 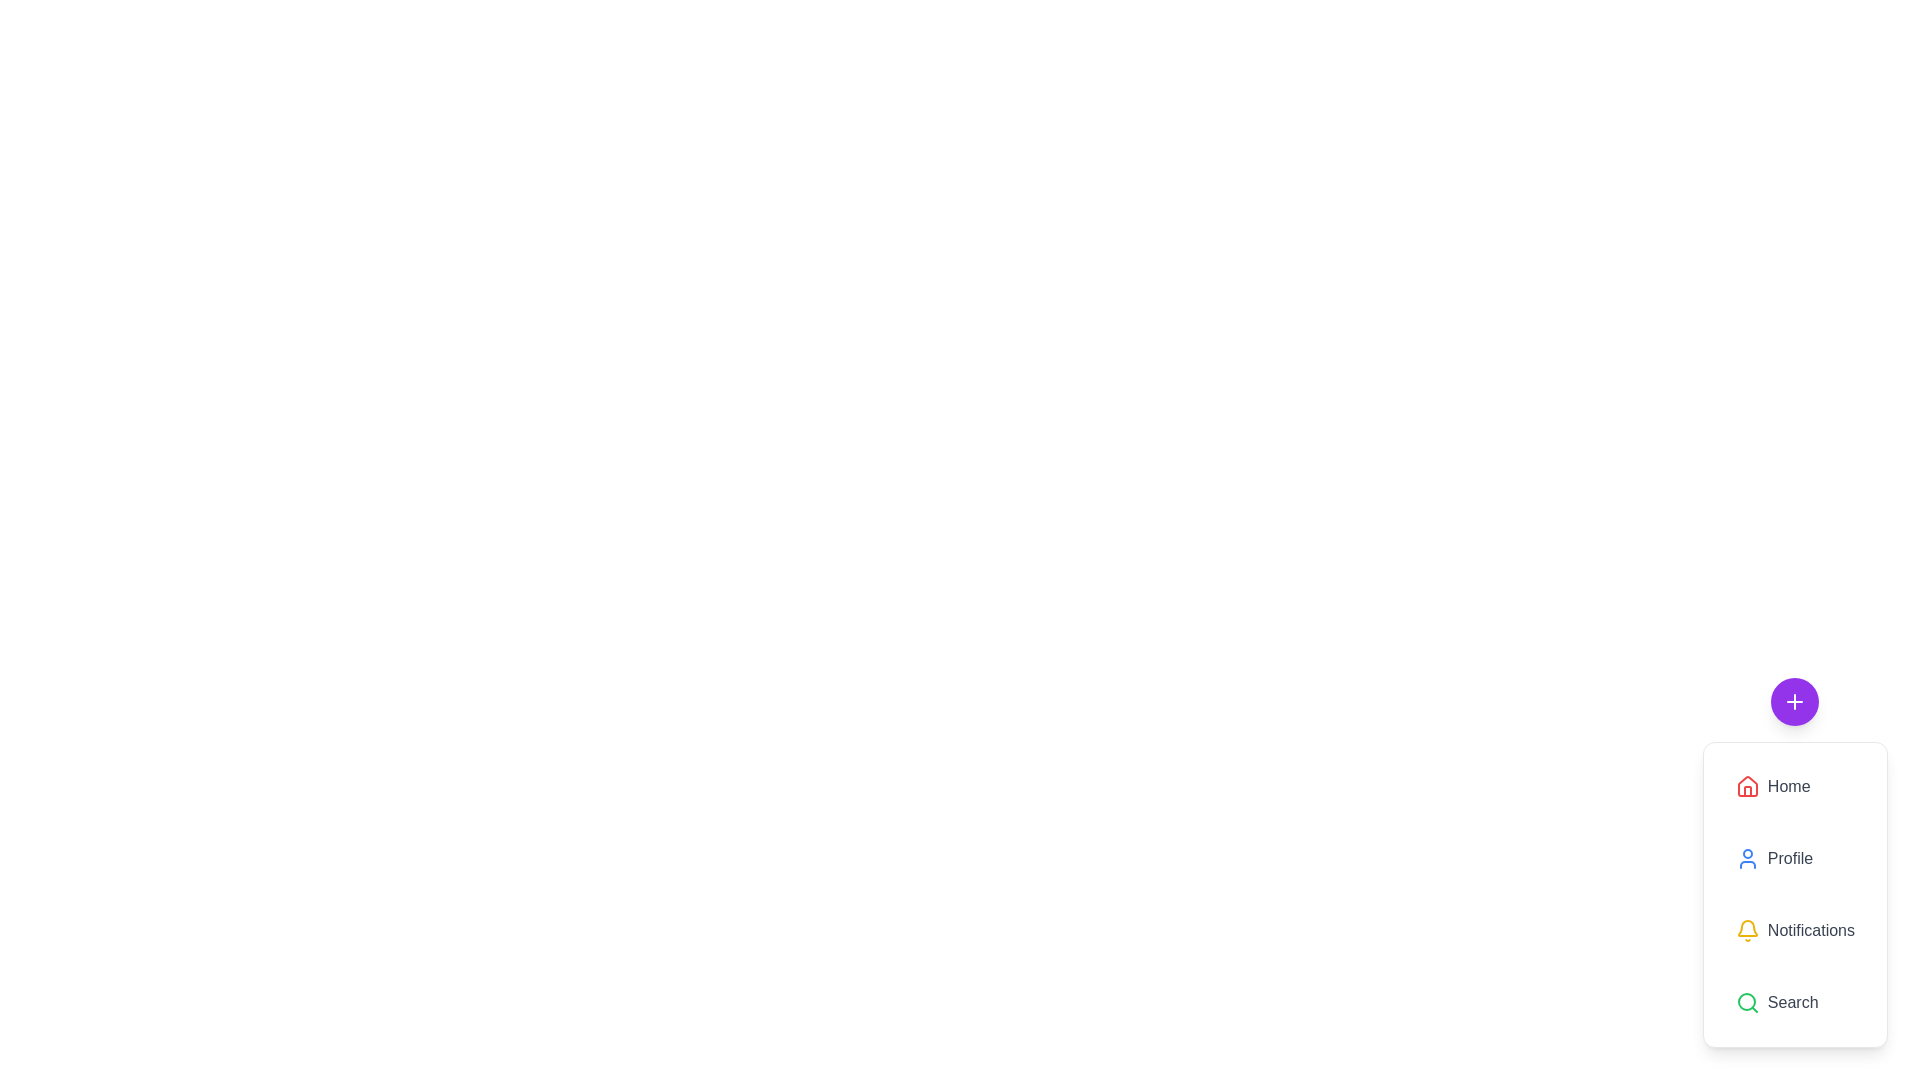 What do you see at coordinates (1795, 930) in the screenshot?
I see `the 'Notifications' button` at bounding box center [1795, 930].